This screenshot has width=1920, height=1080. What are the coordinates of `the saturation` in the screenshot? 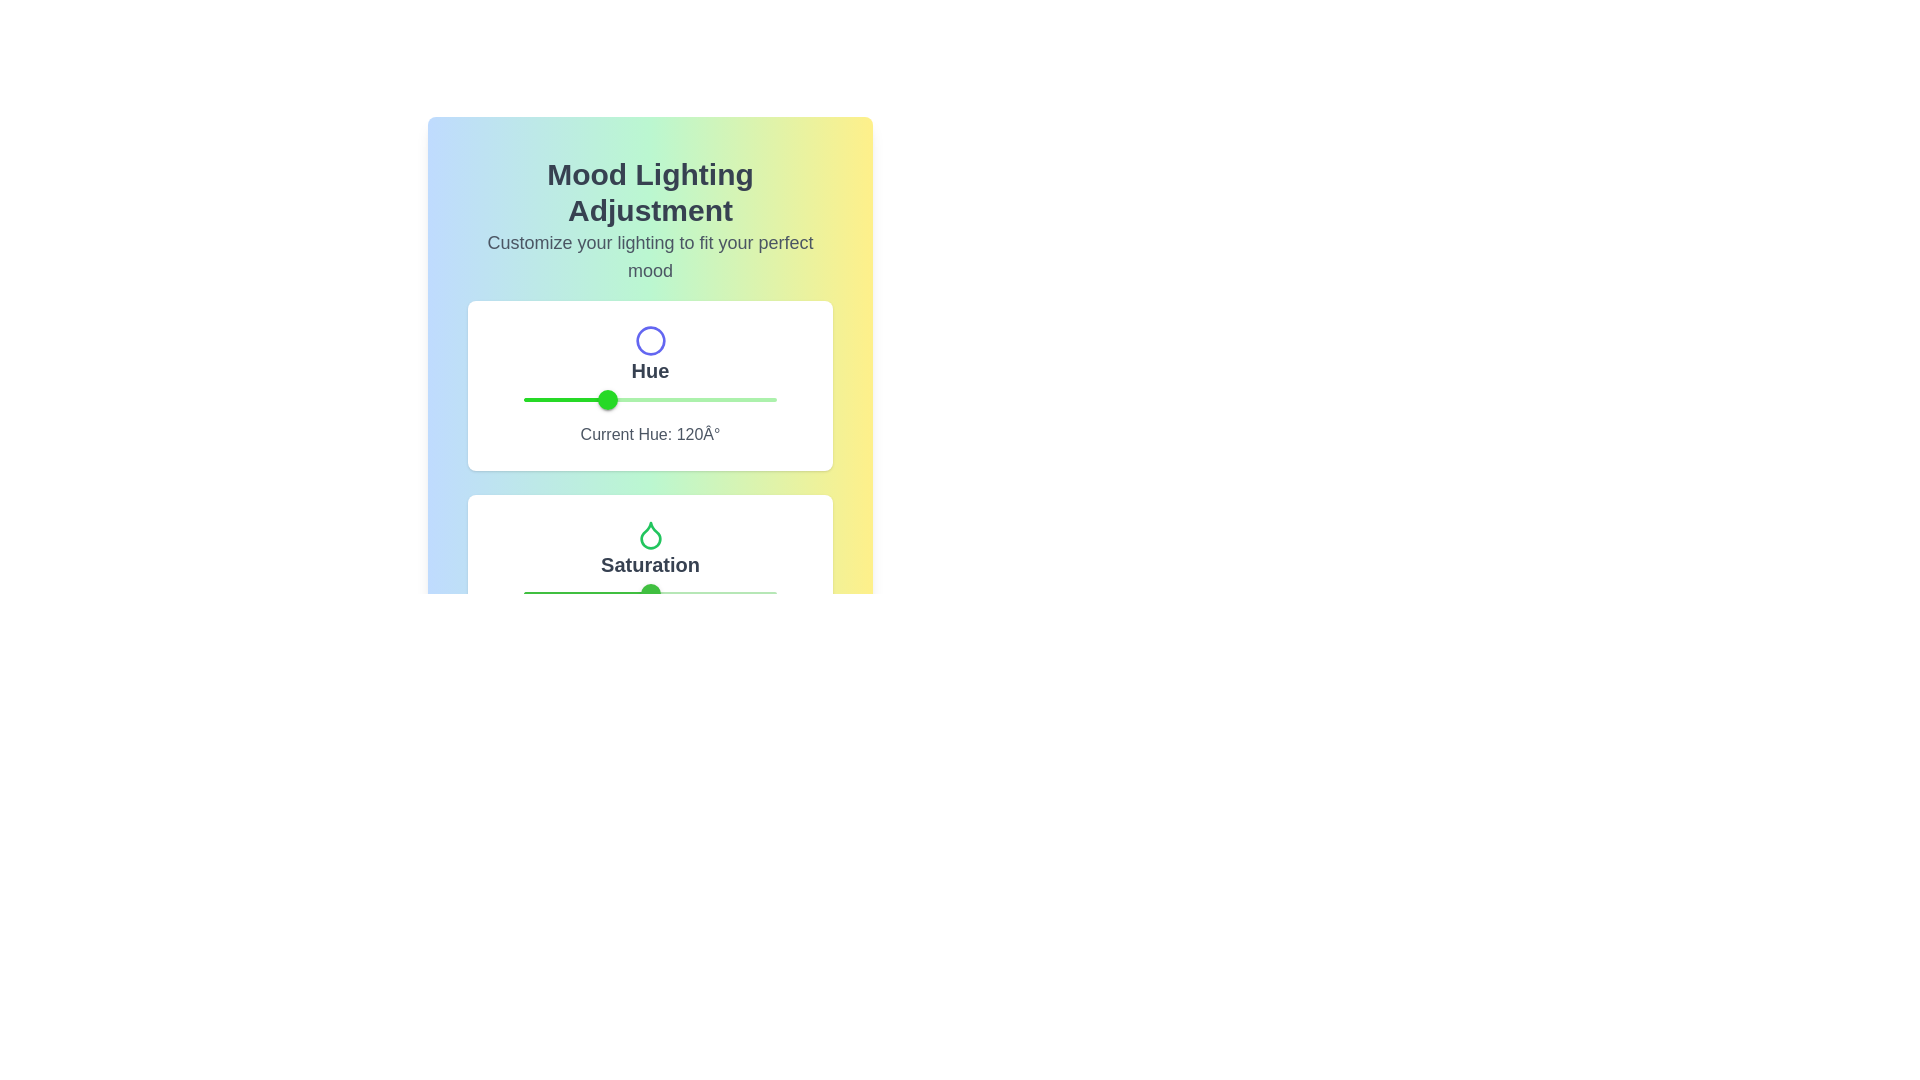 It's located at (629, 593).